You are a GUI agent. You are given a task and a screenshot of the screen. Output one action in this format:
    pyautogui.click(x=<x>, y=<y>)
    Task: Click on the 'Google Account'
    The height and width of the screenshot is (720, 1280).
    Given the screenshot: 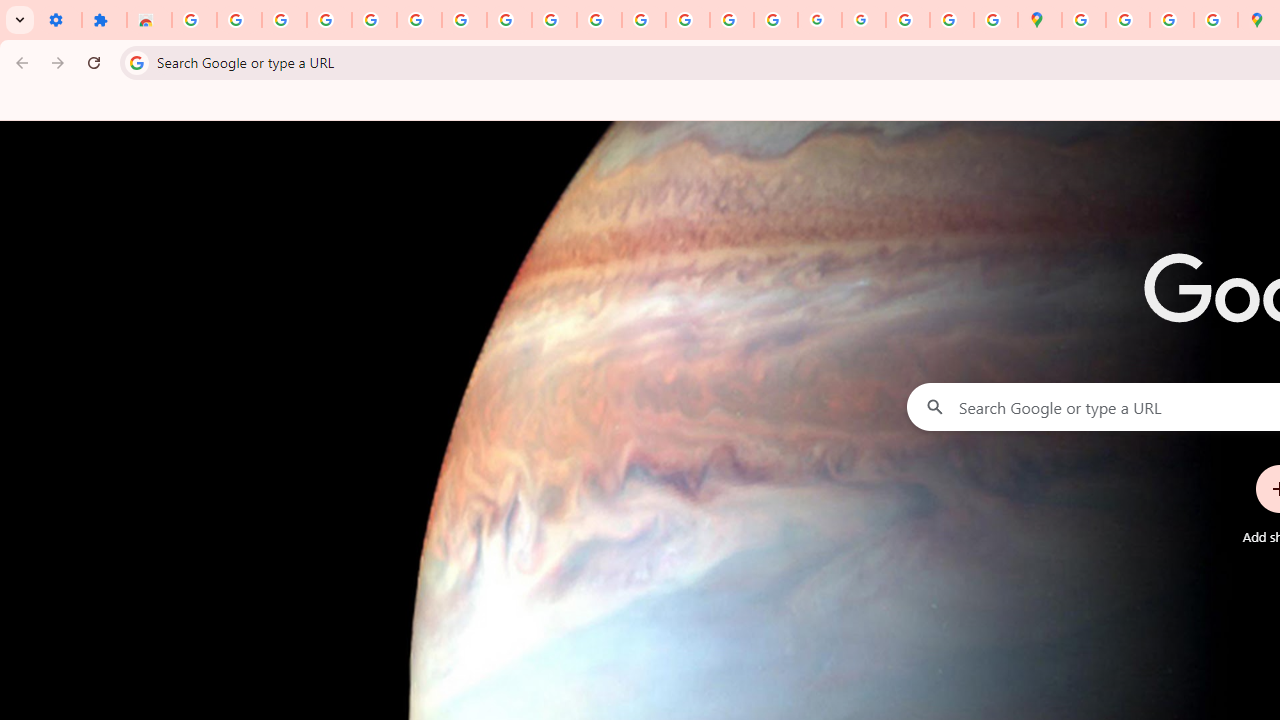 What is the action you would take?
    pyautogui.click(x=509, y=20)
    